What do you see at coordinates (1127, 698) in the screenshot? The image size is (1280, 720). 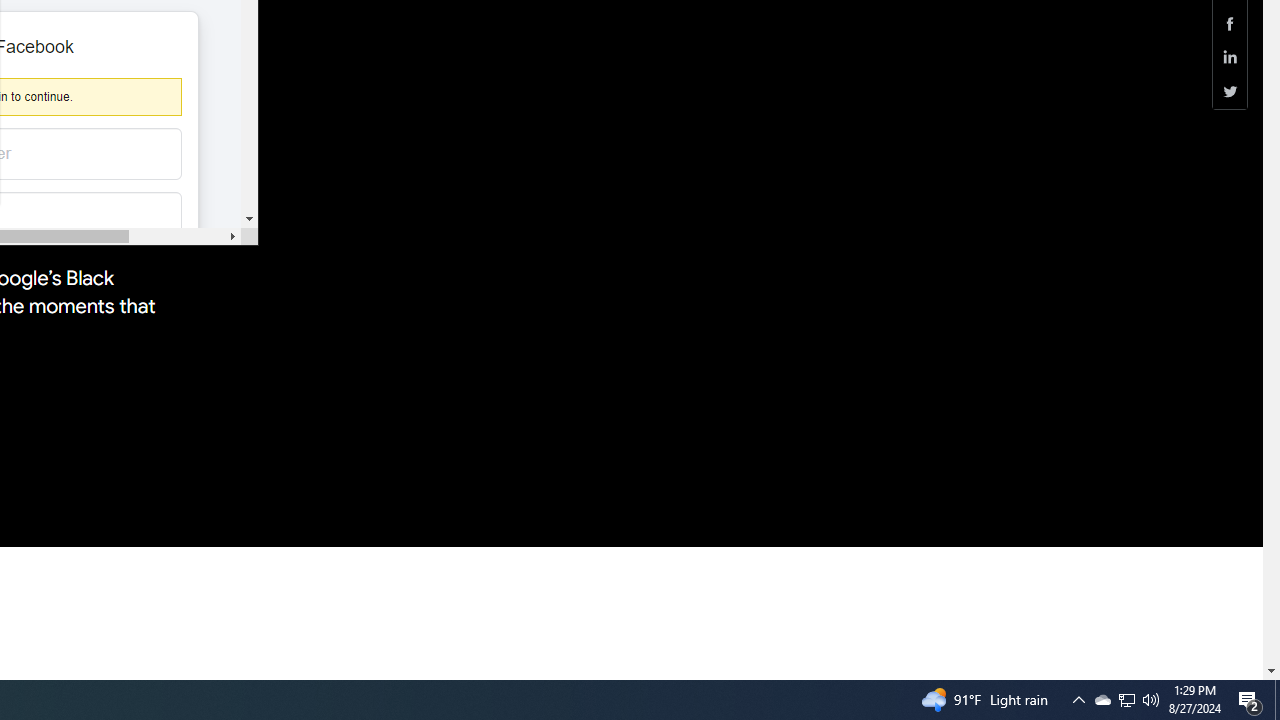 I see `'Q2790: 100%'` at bounding box center [1127, 698].